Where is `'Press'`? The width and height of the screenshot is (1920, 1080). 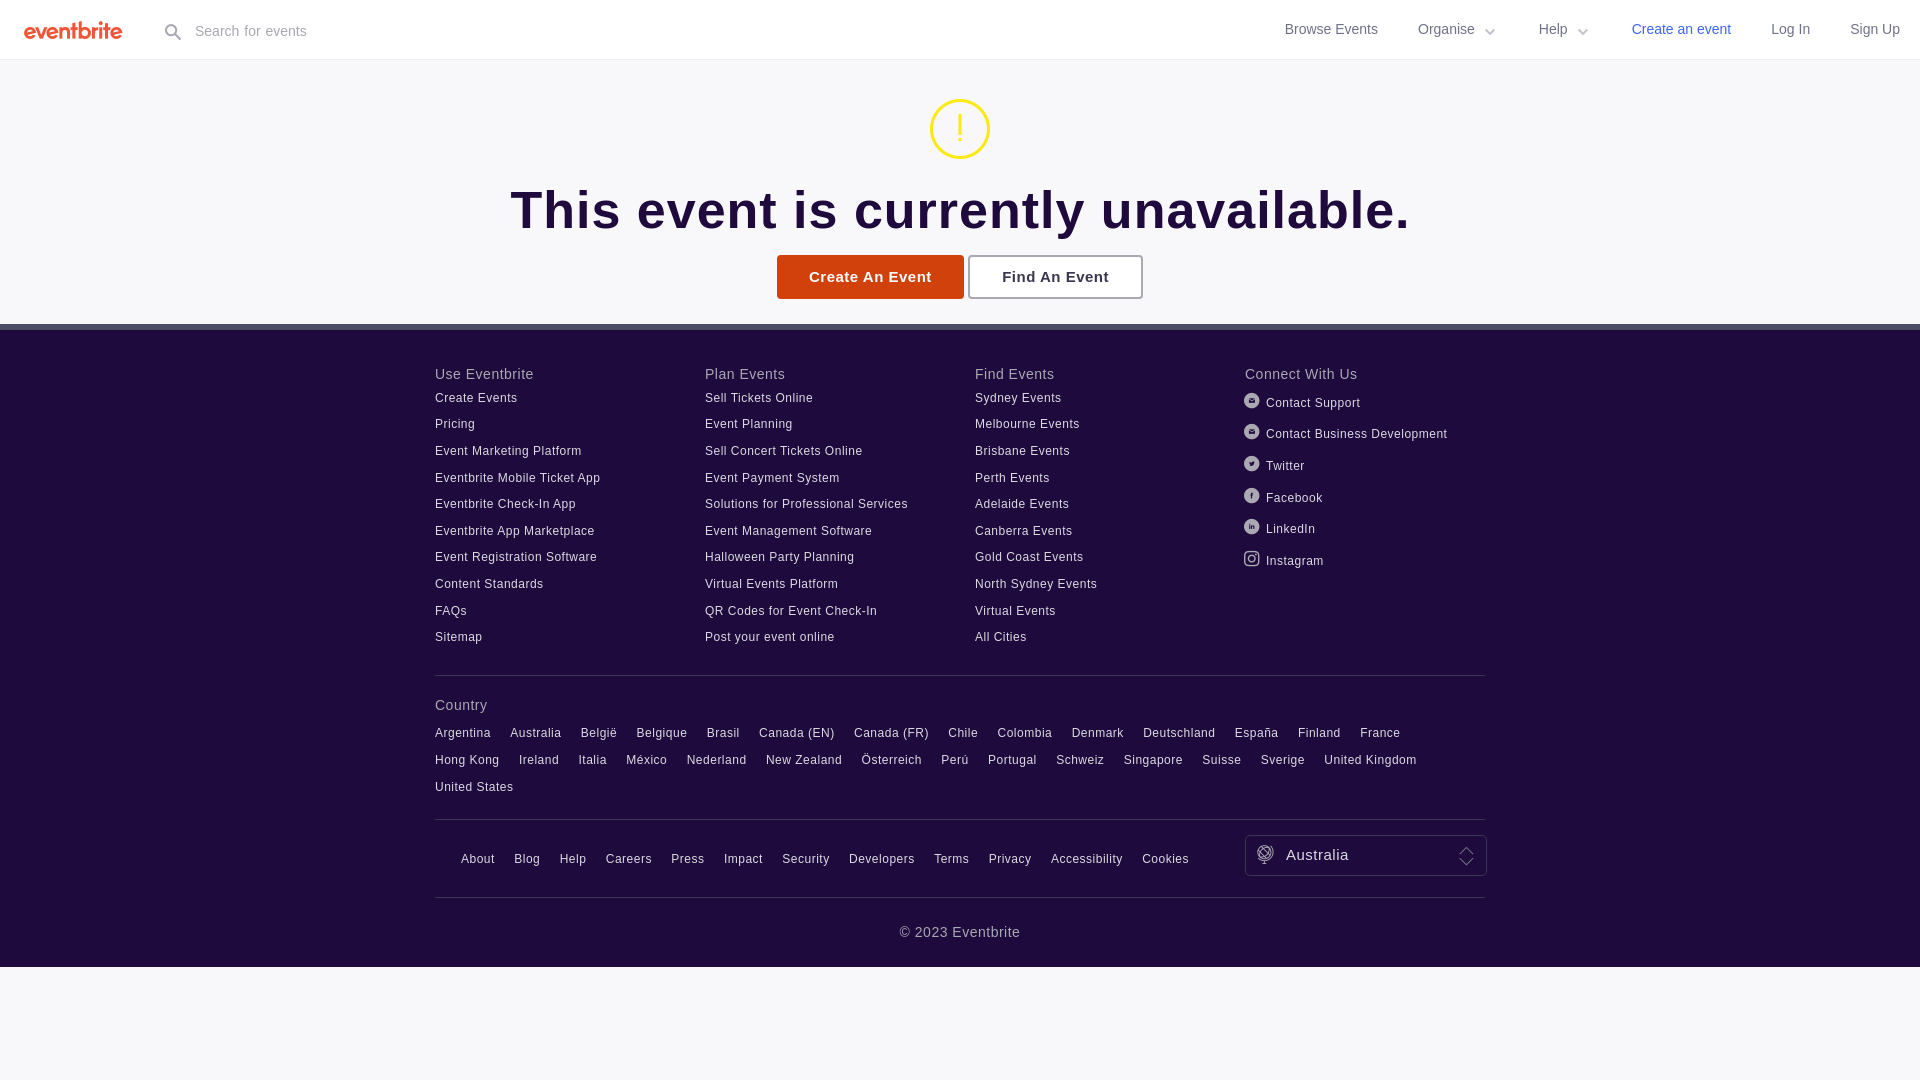
'Press' is located at coordinates (687, 858).